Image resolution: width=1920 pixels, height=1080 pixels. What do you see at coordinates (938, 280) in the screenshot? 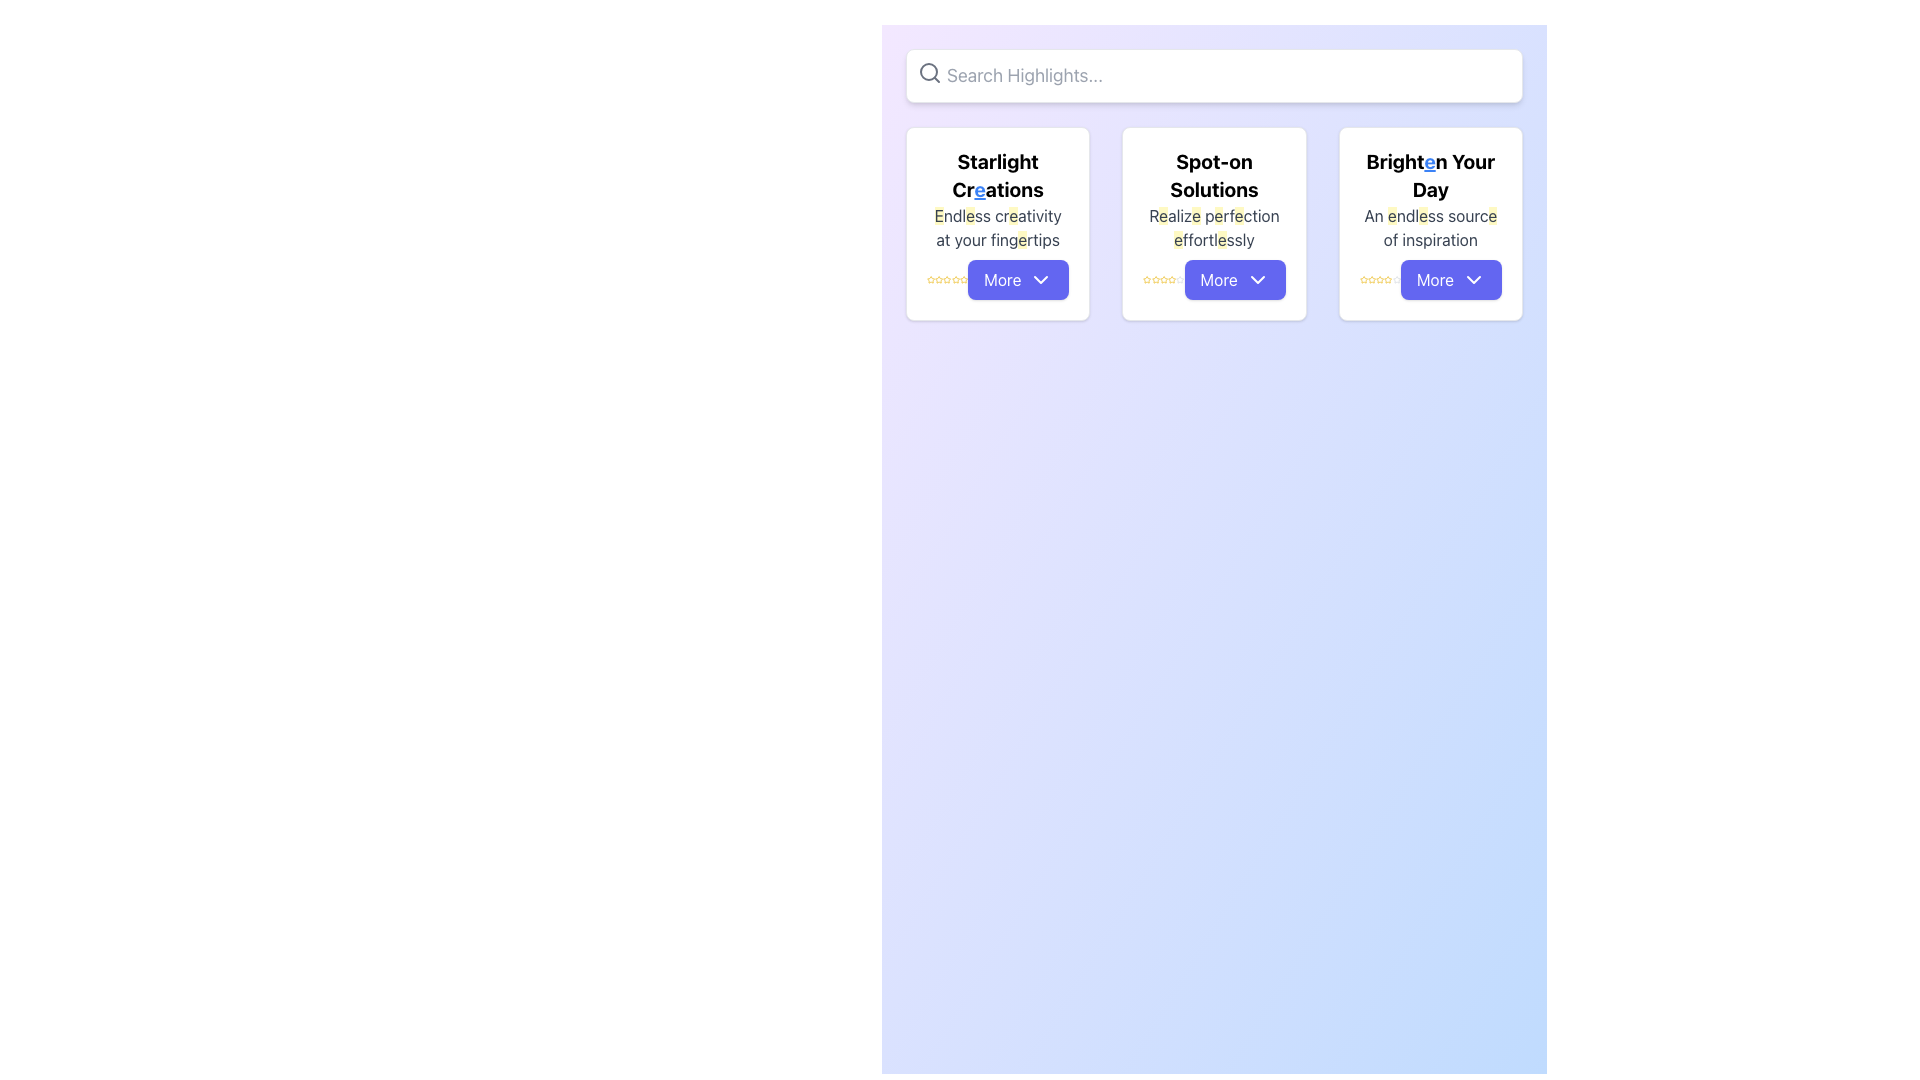
I see `the third star icon, which is yellow outlined and located beneath the 'Starlight Creations' heading` at bounding box center [938, 280].